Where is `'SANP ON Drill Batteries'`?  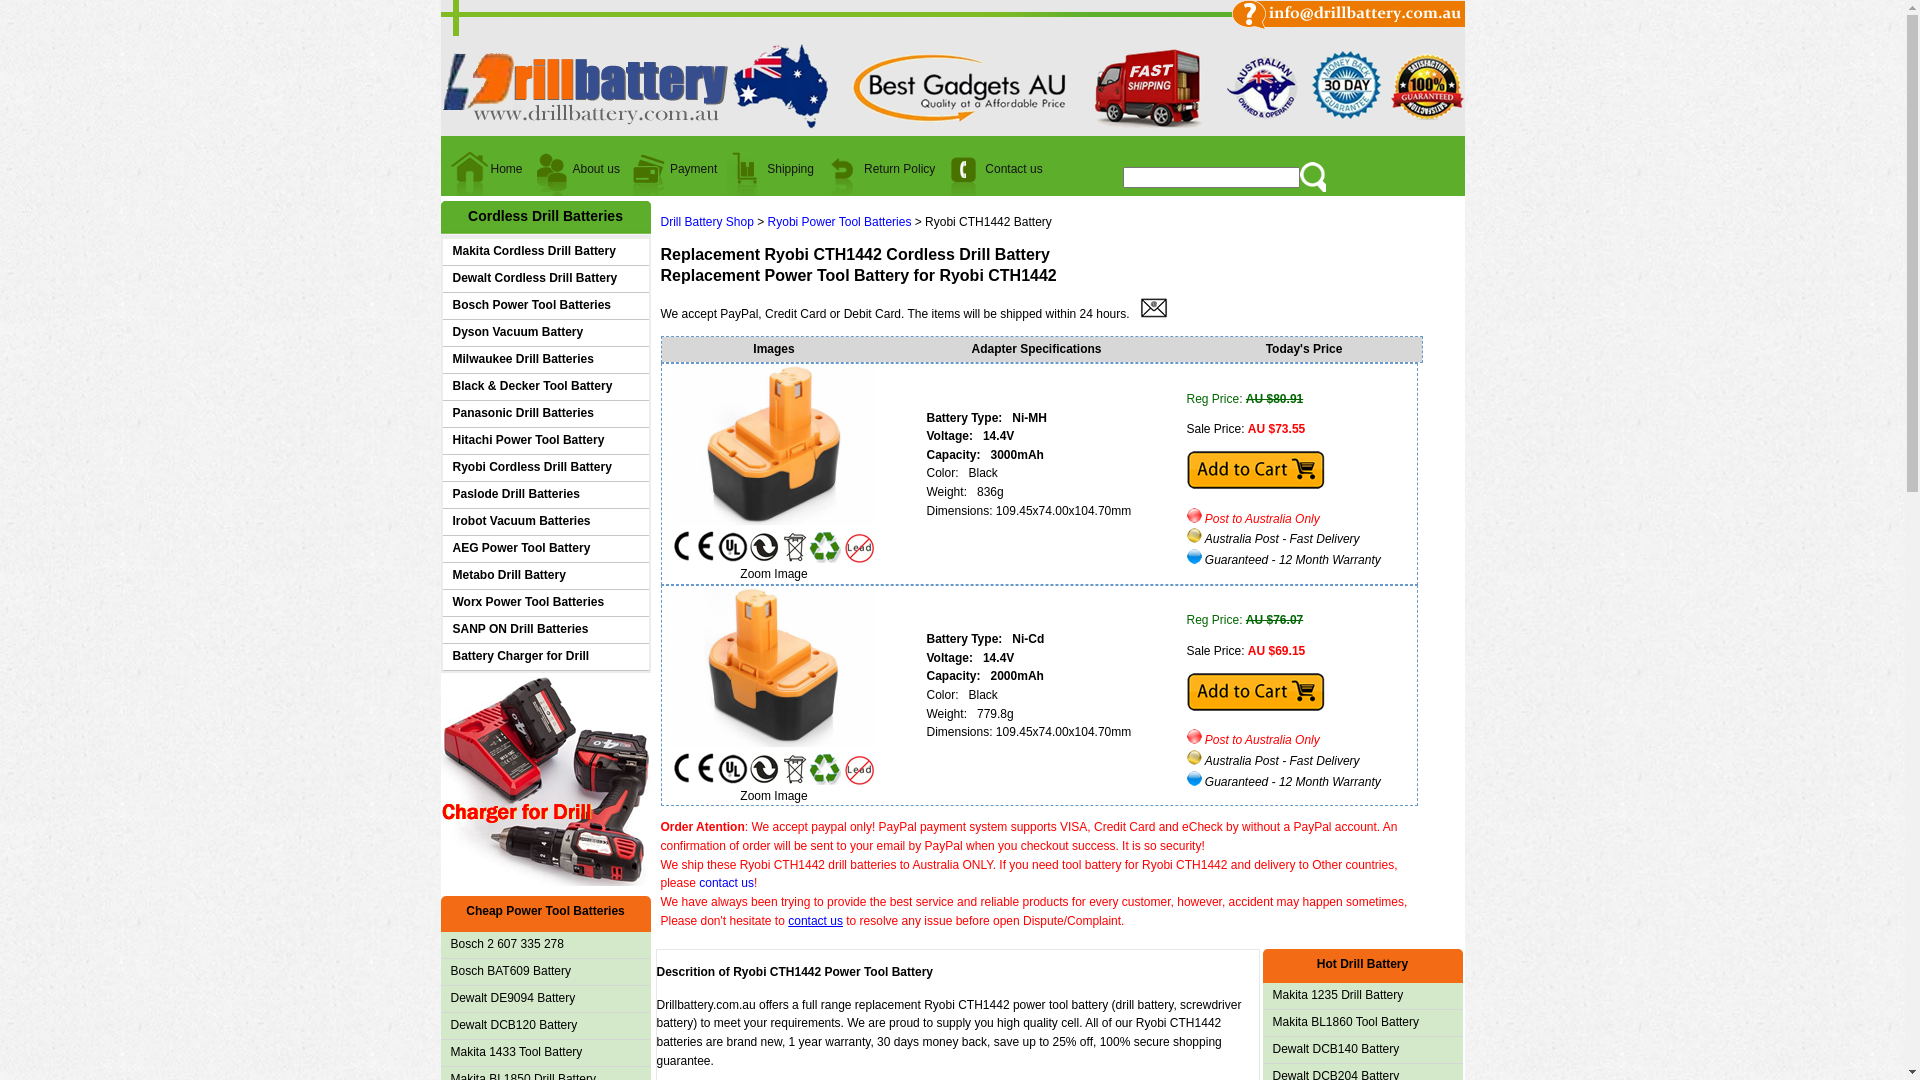
'SANP ON Drill Batteries' is located at coordinates (545, 628).